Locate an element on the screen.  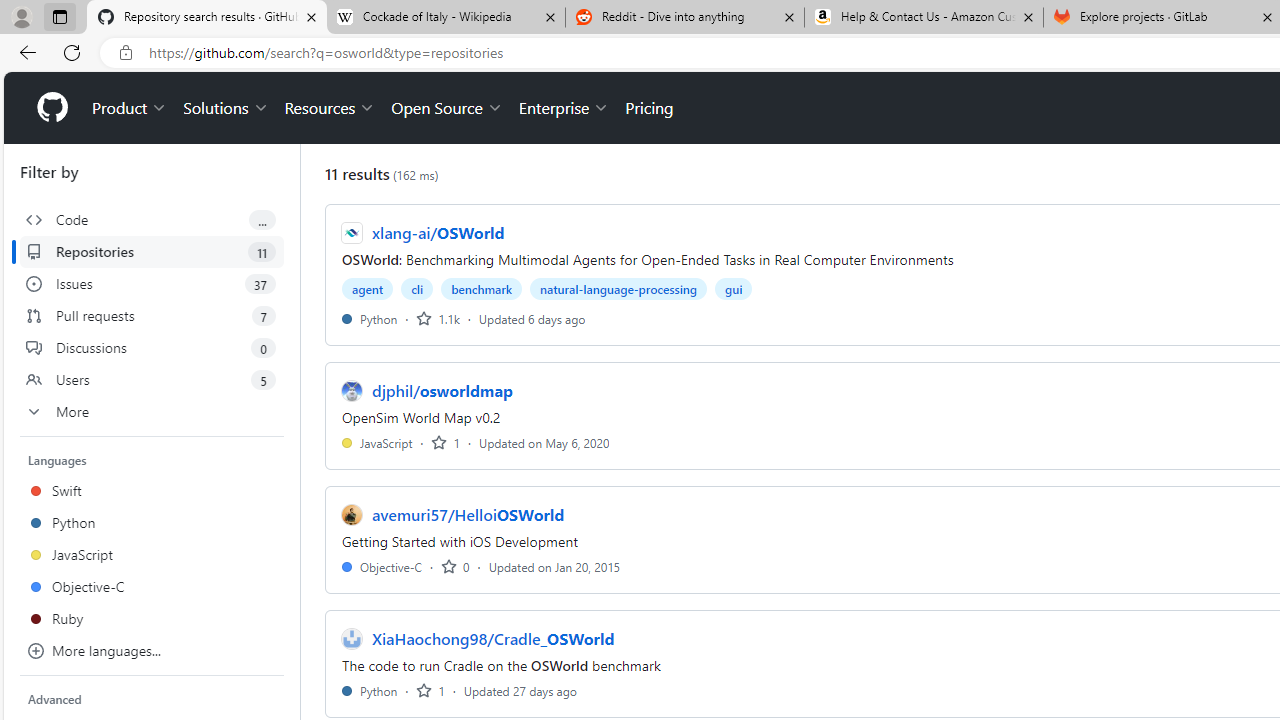
'Updated on May 6, 2020' is located at coordinates (544, 441).